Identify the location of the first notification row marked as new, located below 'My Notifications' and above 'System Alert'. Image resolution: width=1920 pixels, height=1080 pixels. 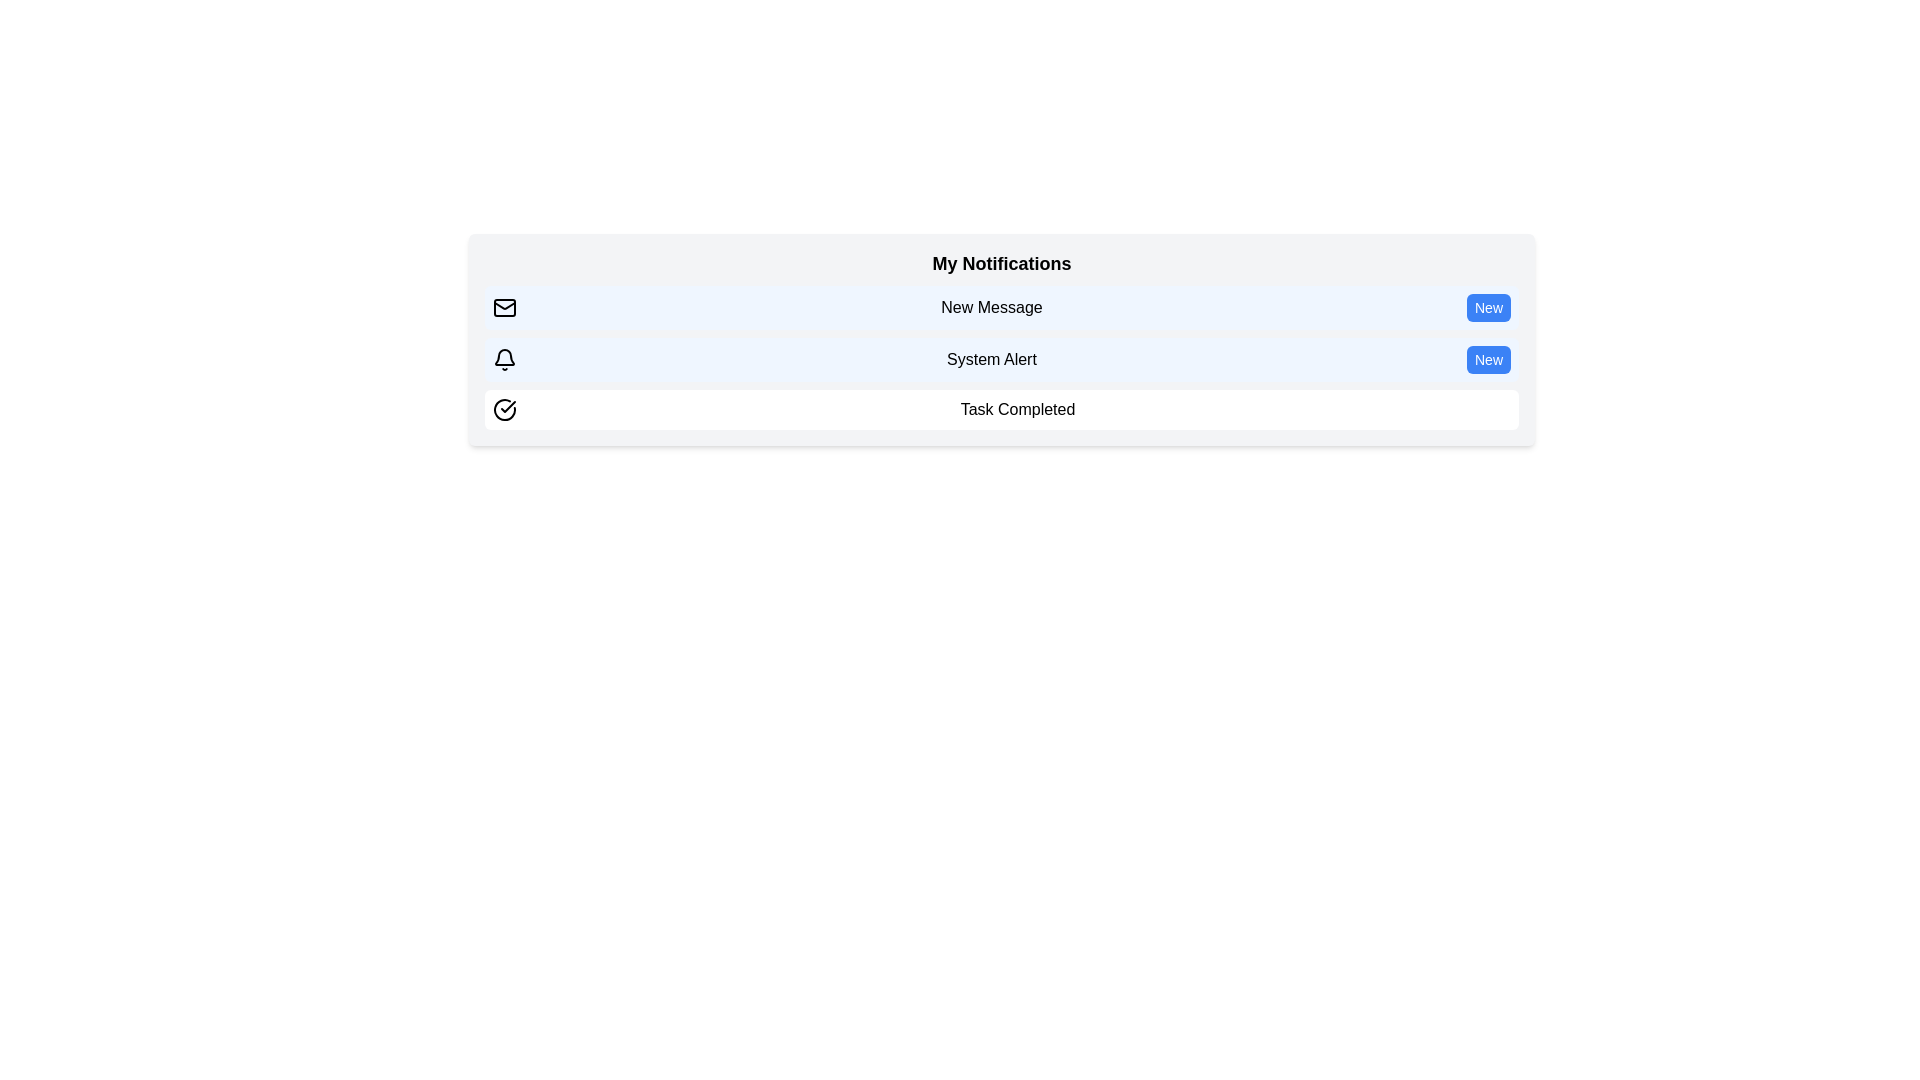
(1002, 308).